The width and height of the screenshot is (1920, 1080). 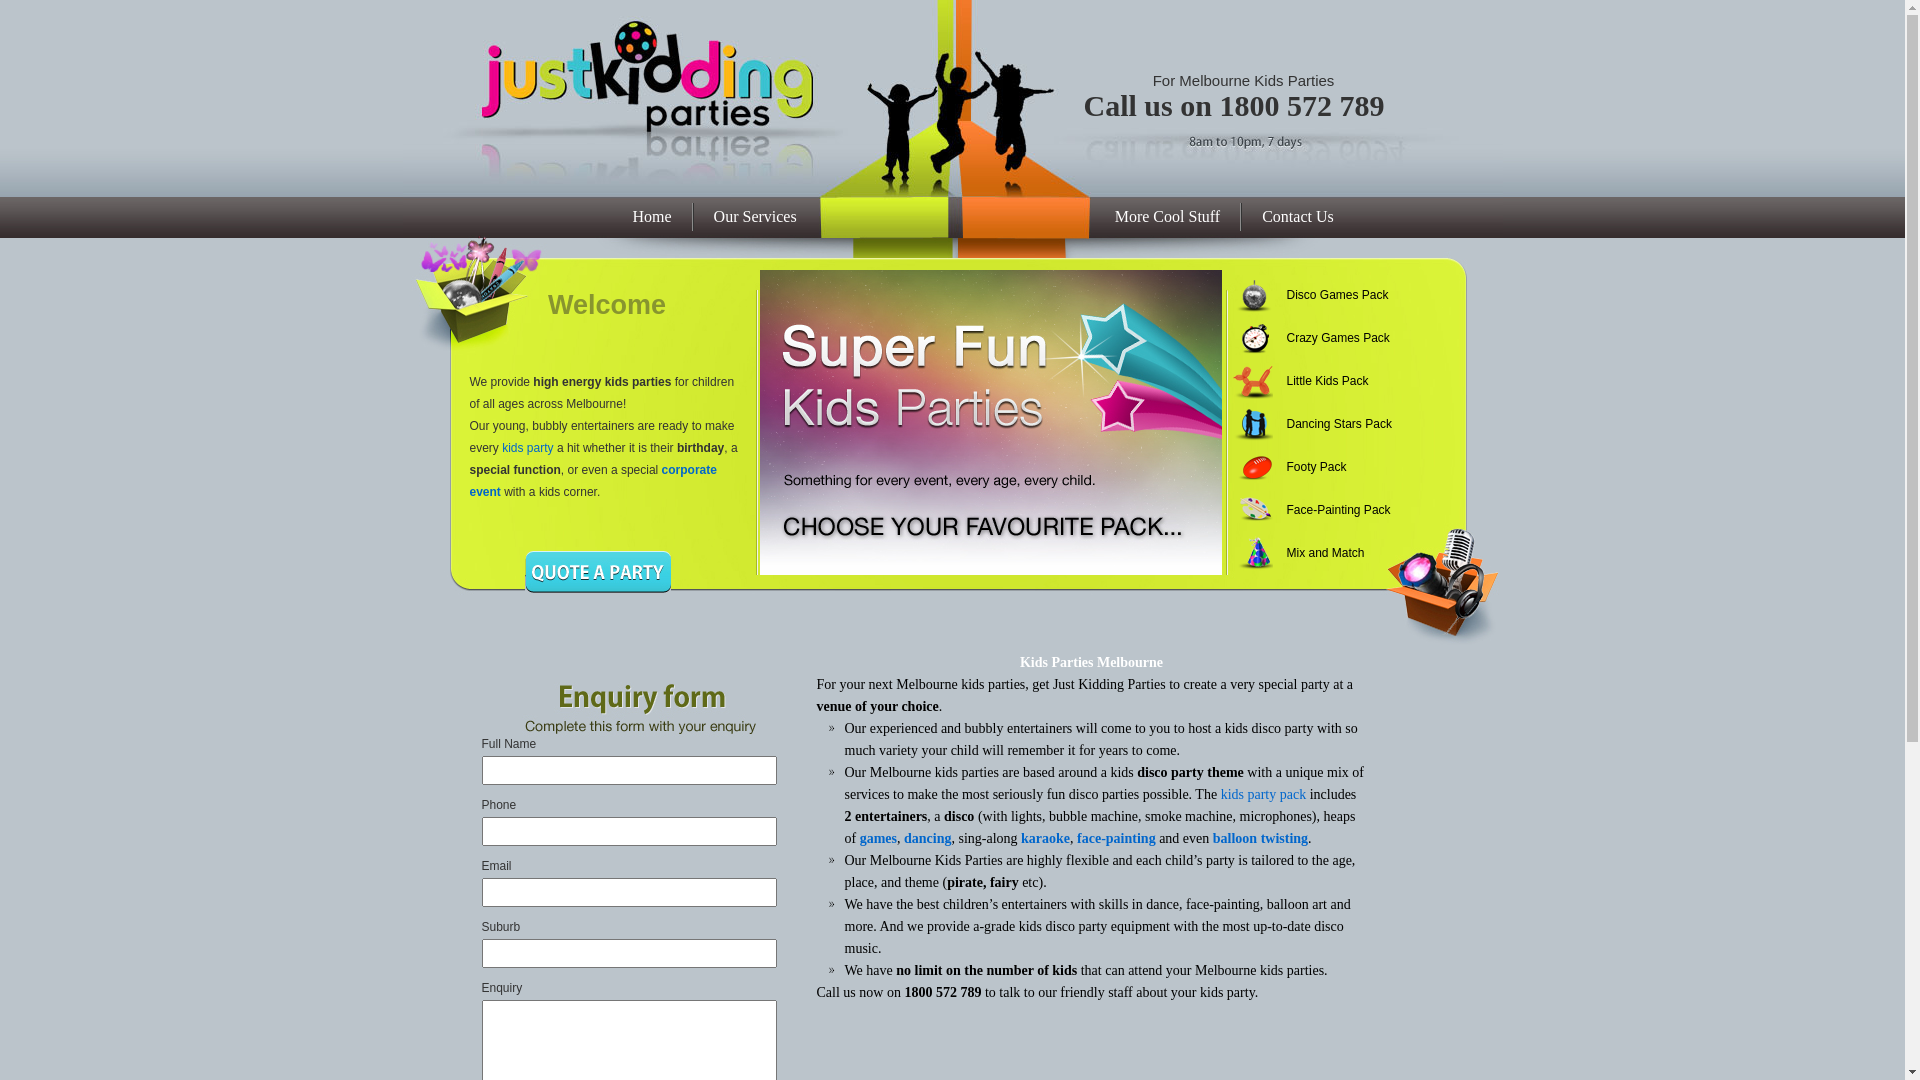 What do you see at coordinates (926, 838) in the screenshot?
I see `'dancing'` at bounding box center [926, 838].